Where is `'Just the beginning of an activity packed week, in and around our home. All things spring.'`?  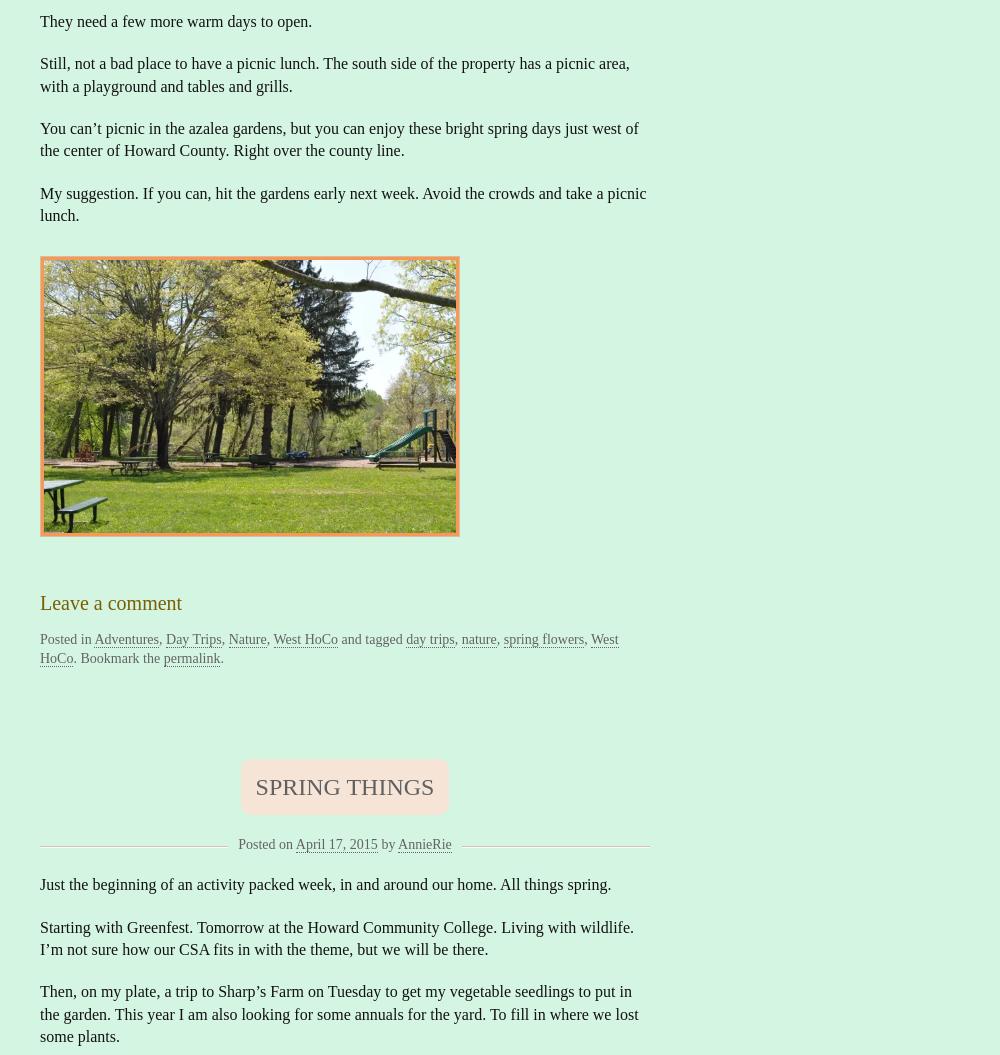
'Just the beginning of an activity packed week, in and around our home. All things spring.' is located at coordinates (324, 883).